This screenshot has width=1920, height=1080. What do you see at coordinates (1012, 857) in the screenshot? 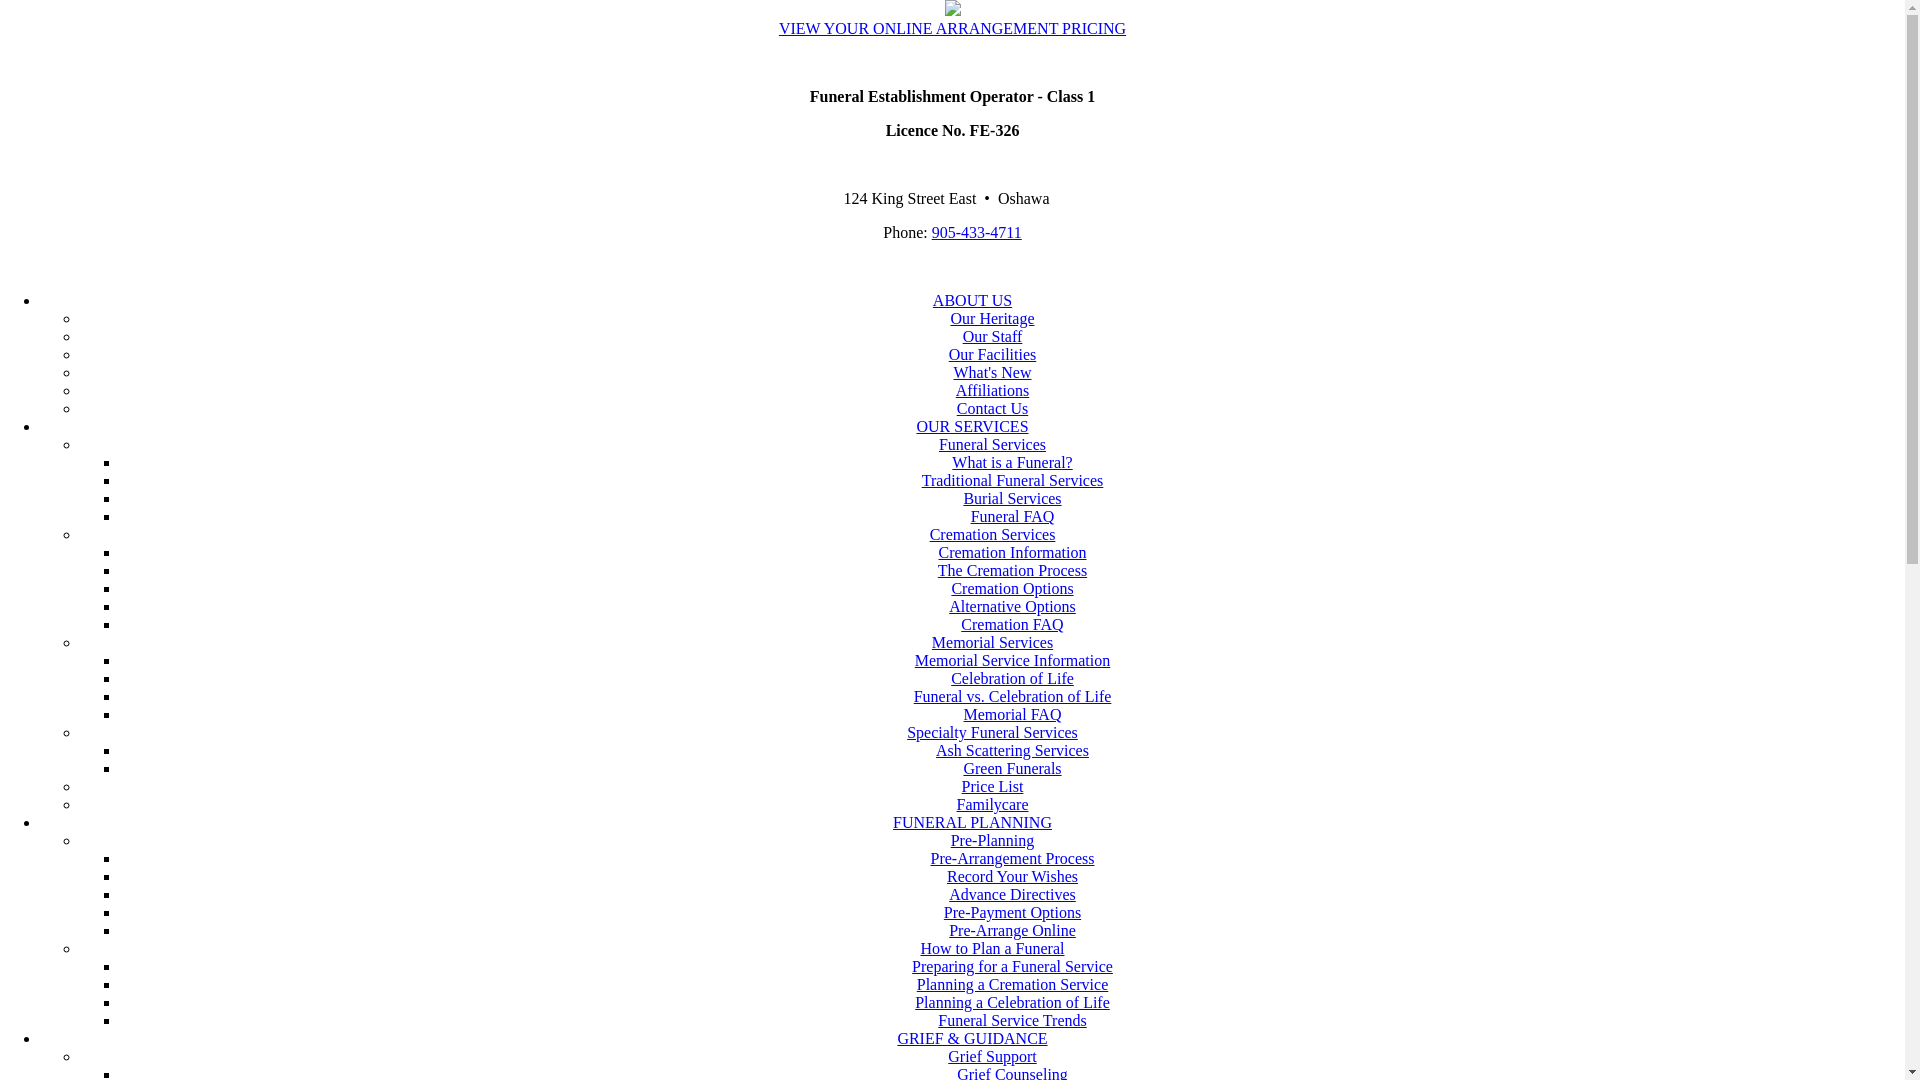
I see `'Pre-Arrangement Process'` at bounding box center [1012, 857].